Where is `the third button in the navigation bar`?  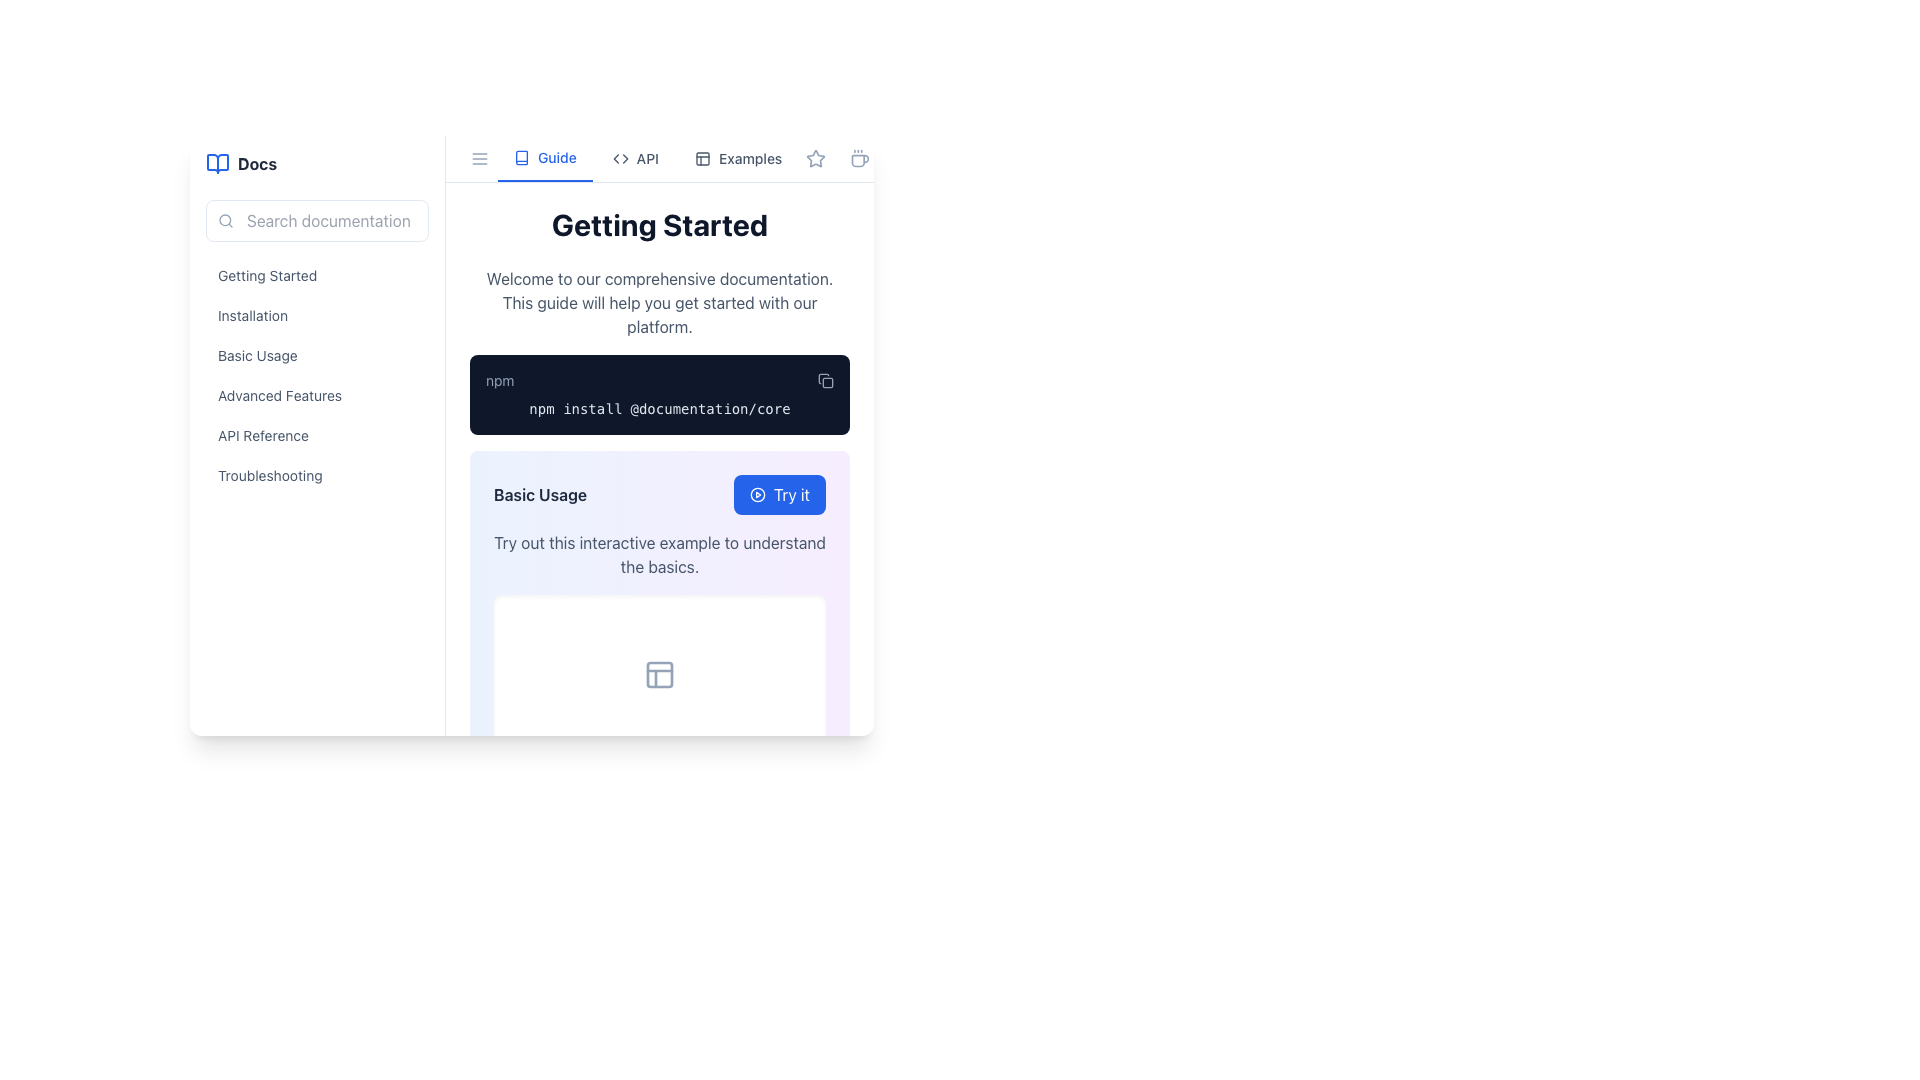
the third button in the navigation bar is located at coordinates (737, 157).